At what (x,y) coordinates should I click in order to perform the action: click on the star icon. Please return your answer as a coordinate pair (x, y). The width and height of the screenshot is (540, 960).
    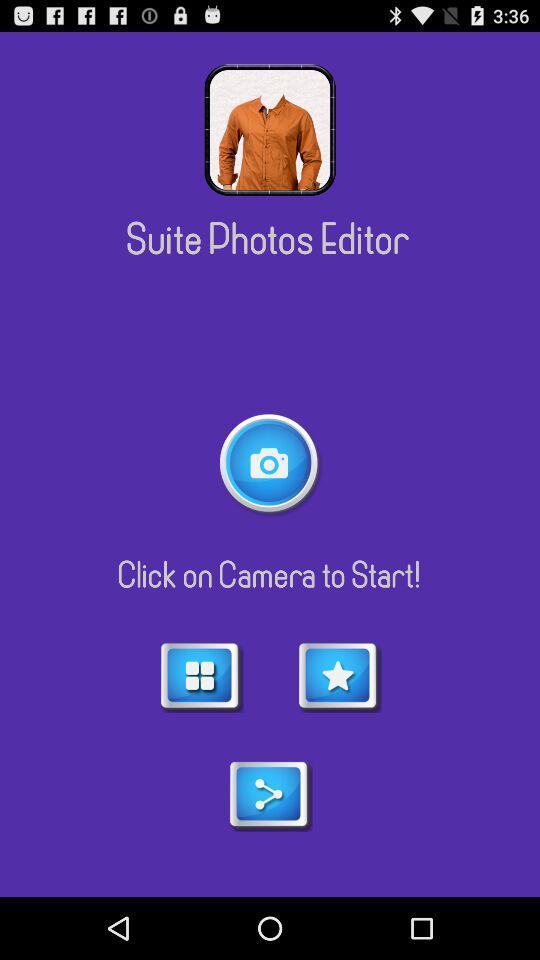
    Looking at the image, I should click on (338, 723).